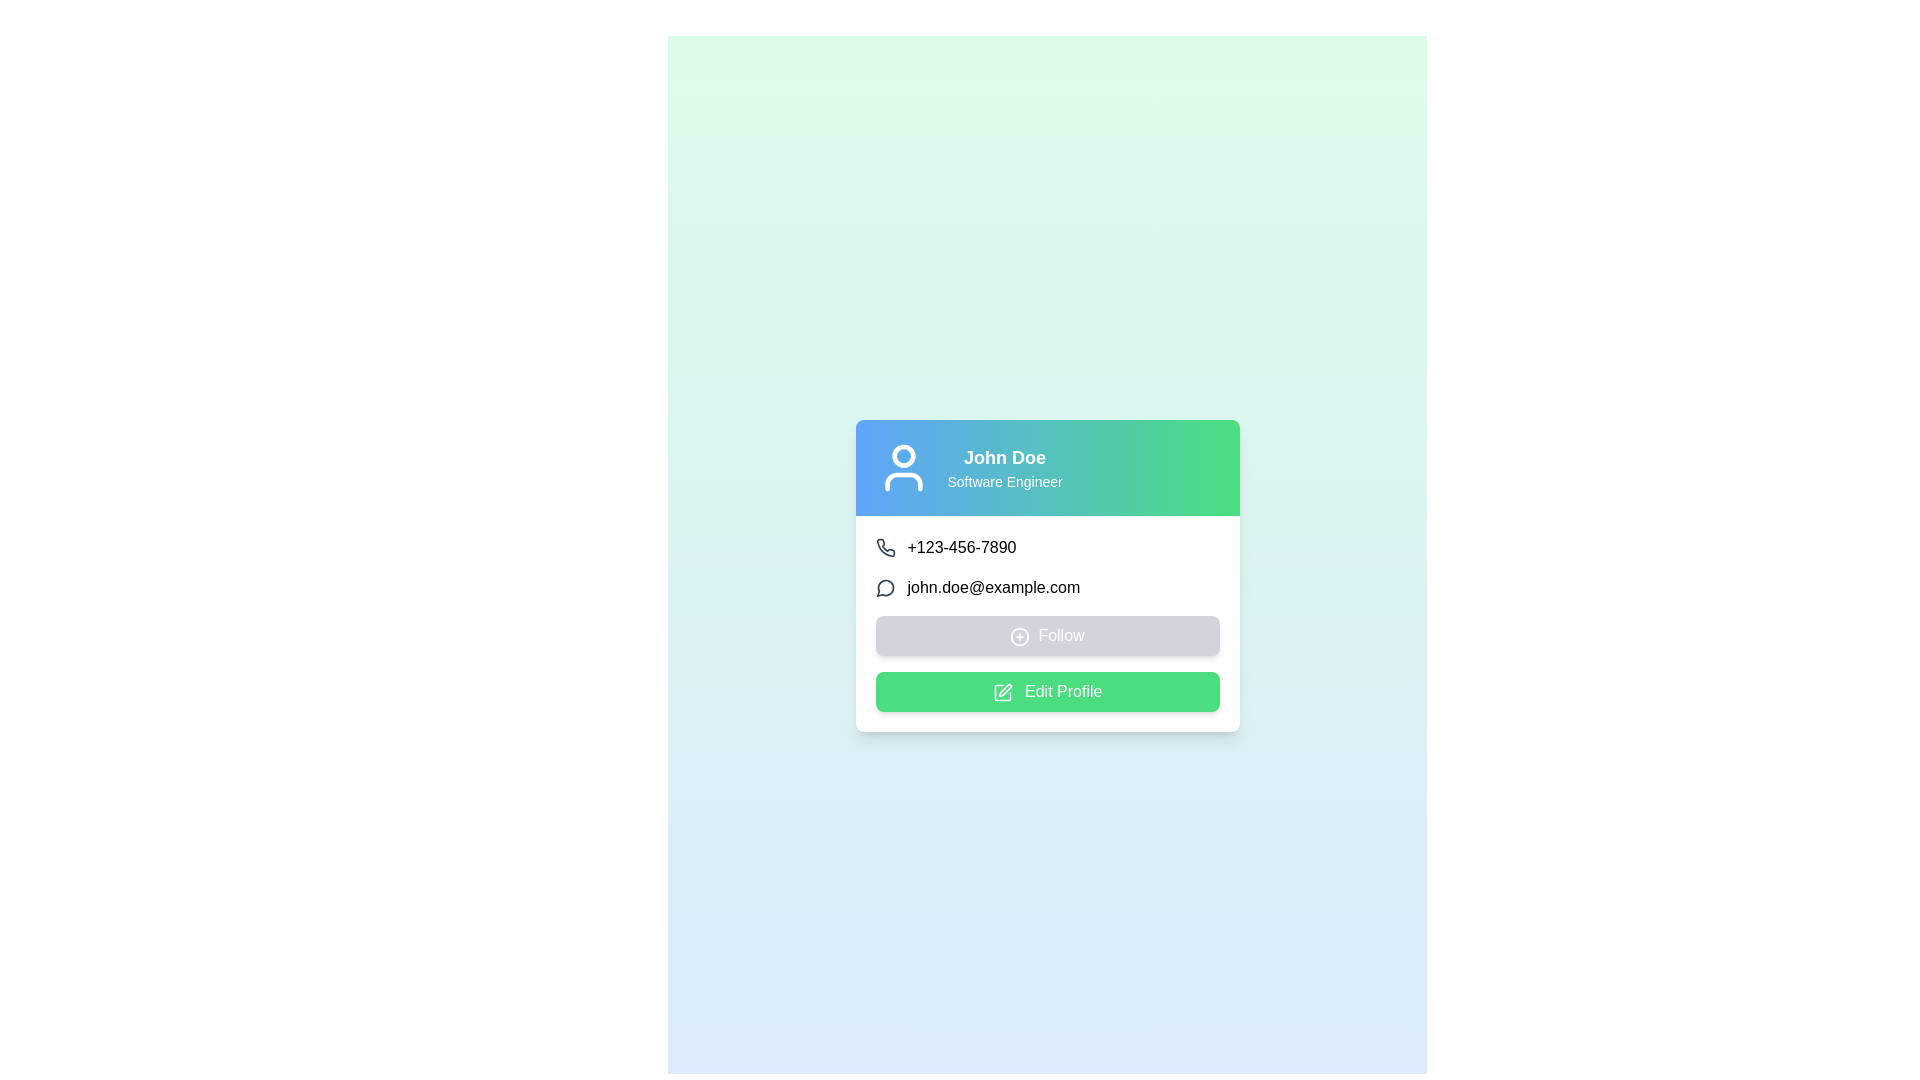 The height and width of the screenshot is (1080, 1920). Describe the element at coordinates (1020, 636) in the screenshot. I see `Circle element within the SVG graphic that represents the add action related to the 'Follow' button functionality` at that location.